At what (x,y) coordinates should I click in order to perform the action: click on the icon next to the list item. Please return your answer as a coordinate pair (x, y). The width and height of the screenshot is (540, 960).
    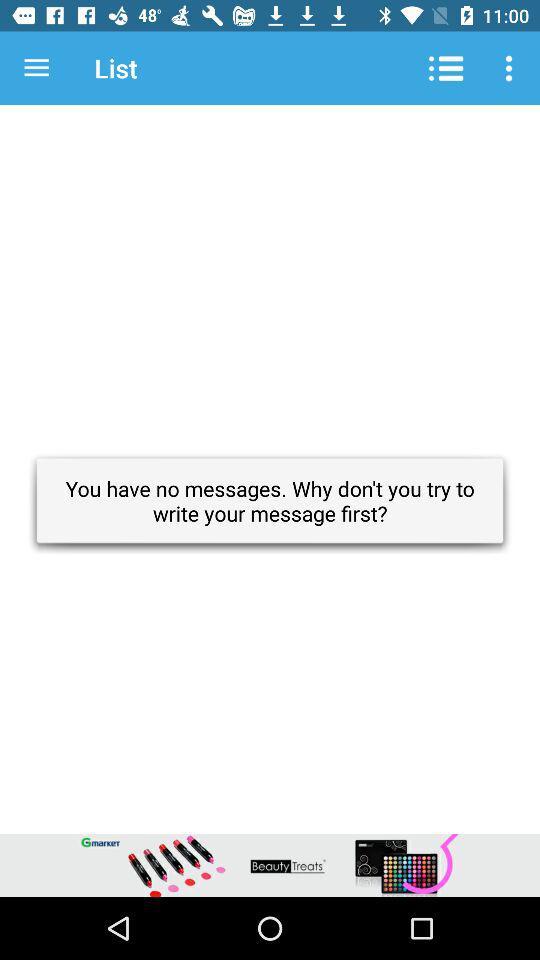
    Looking at the image, I should click on (36, 68).